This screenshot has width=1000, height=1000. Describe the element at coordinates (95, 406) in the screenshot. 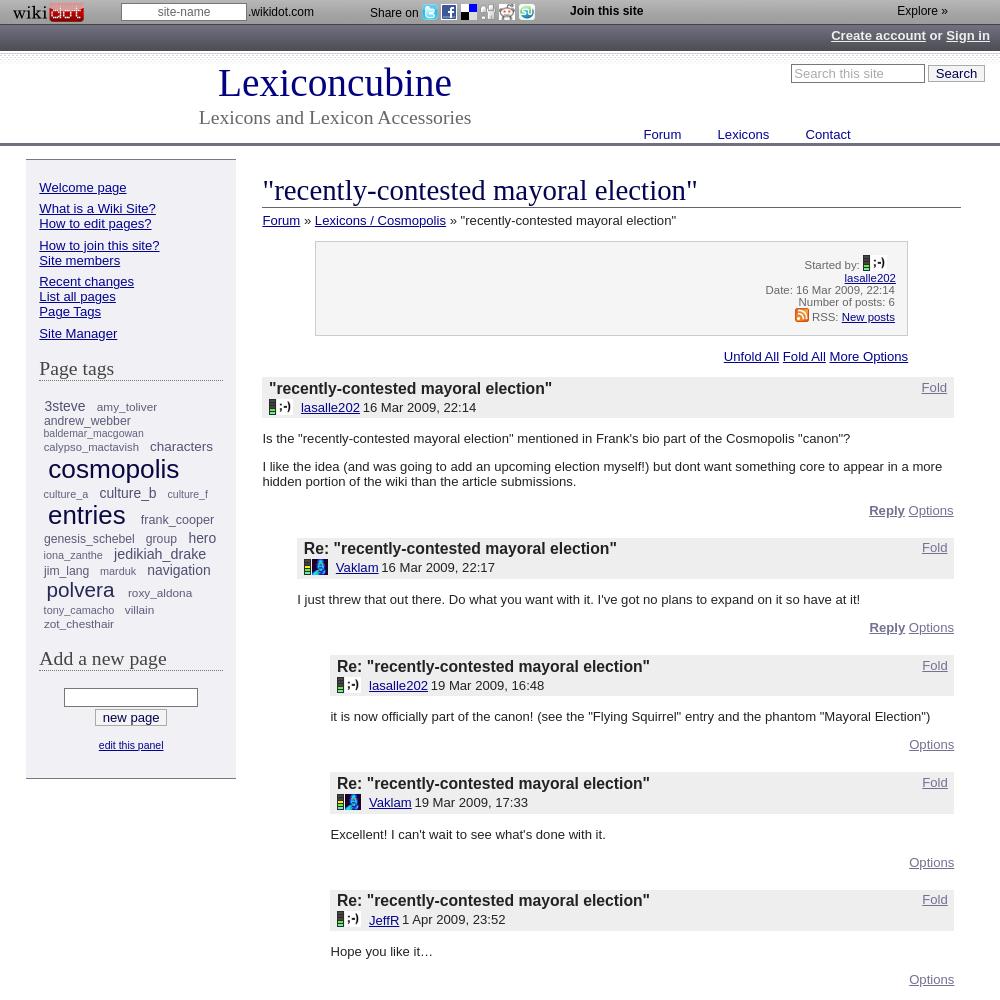

I see `'amy_toliver'` at that location.